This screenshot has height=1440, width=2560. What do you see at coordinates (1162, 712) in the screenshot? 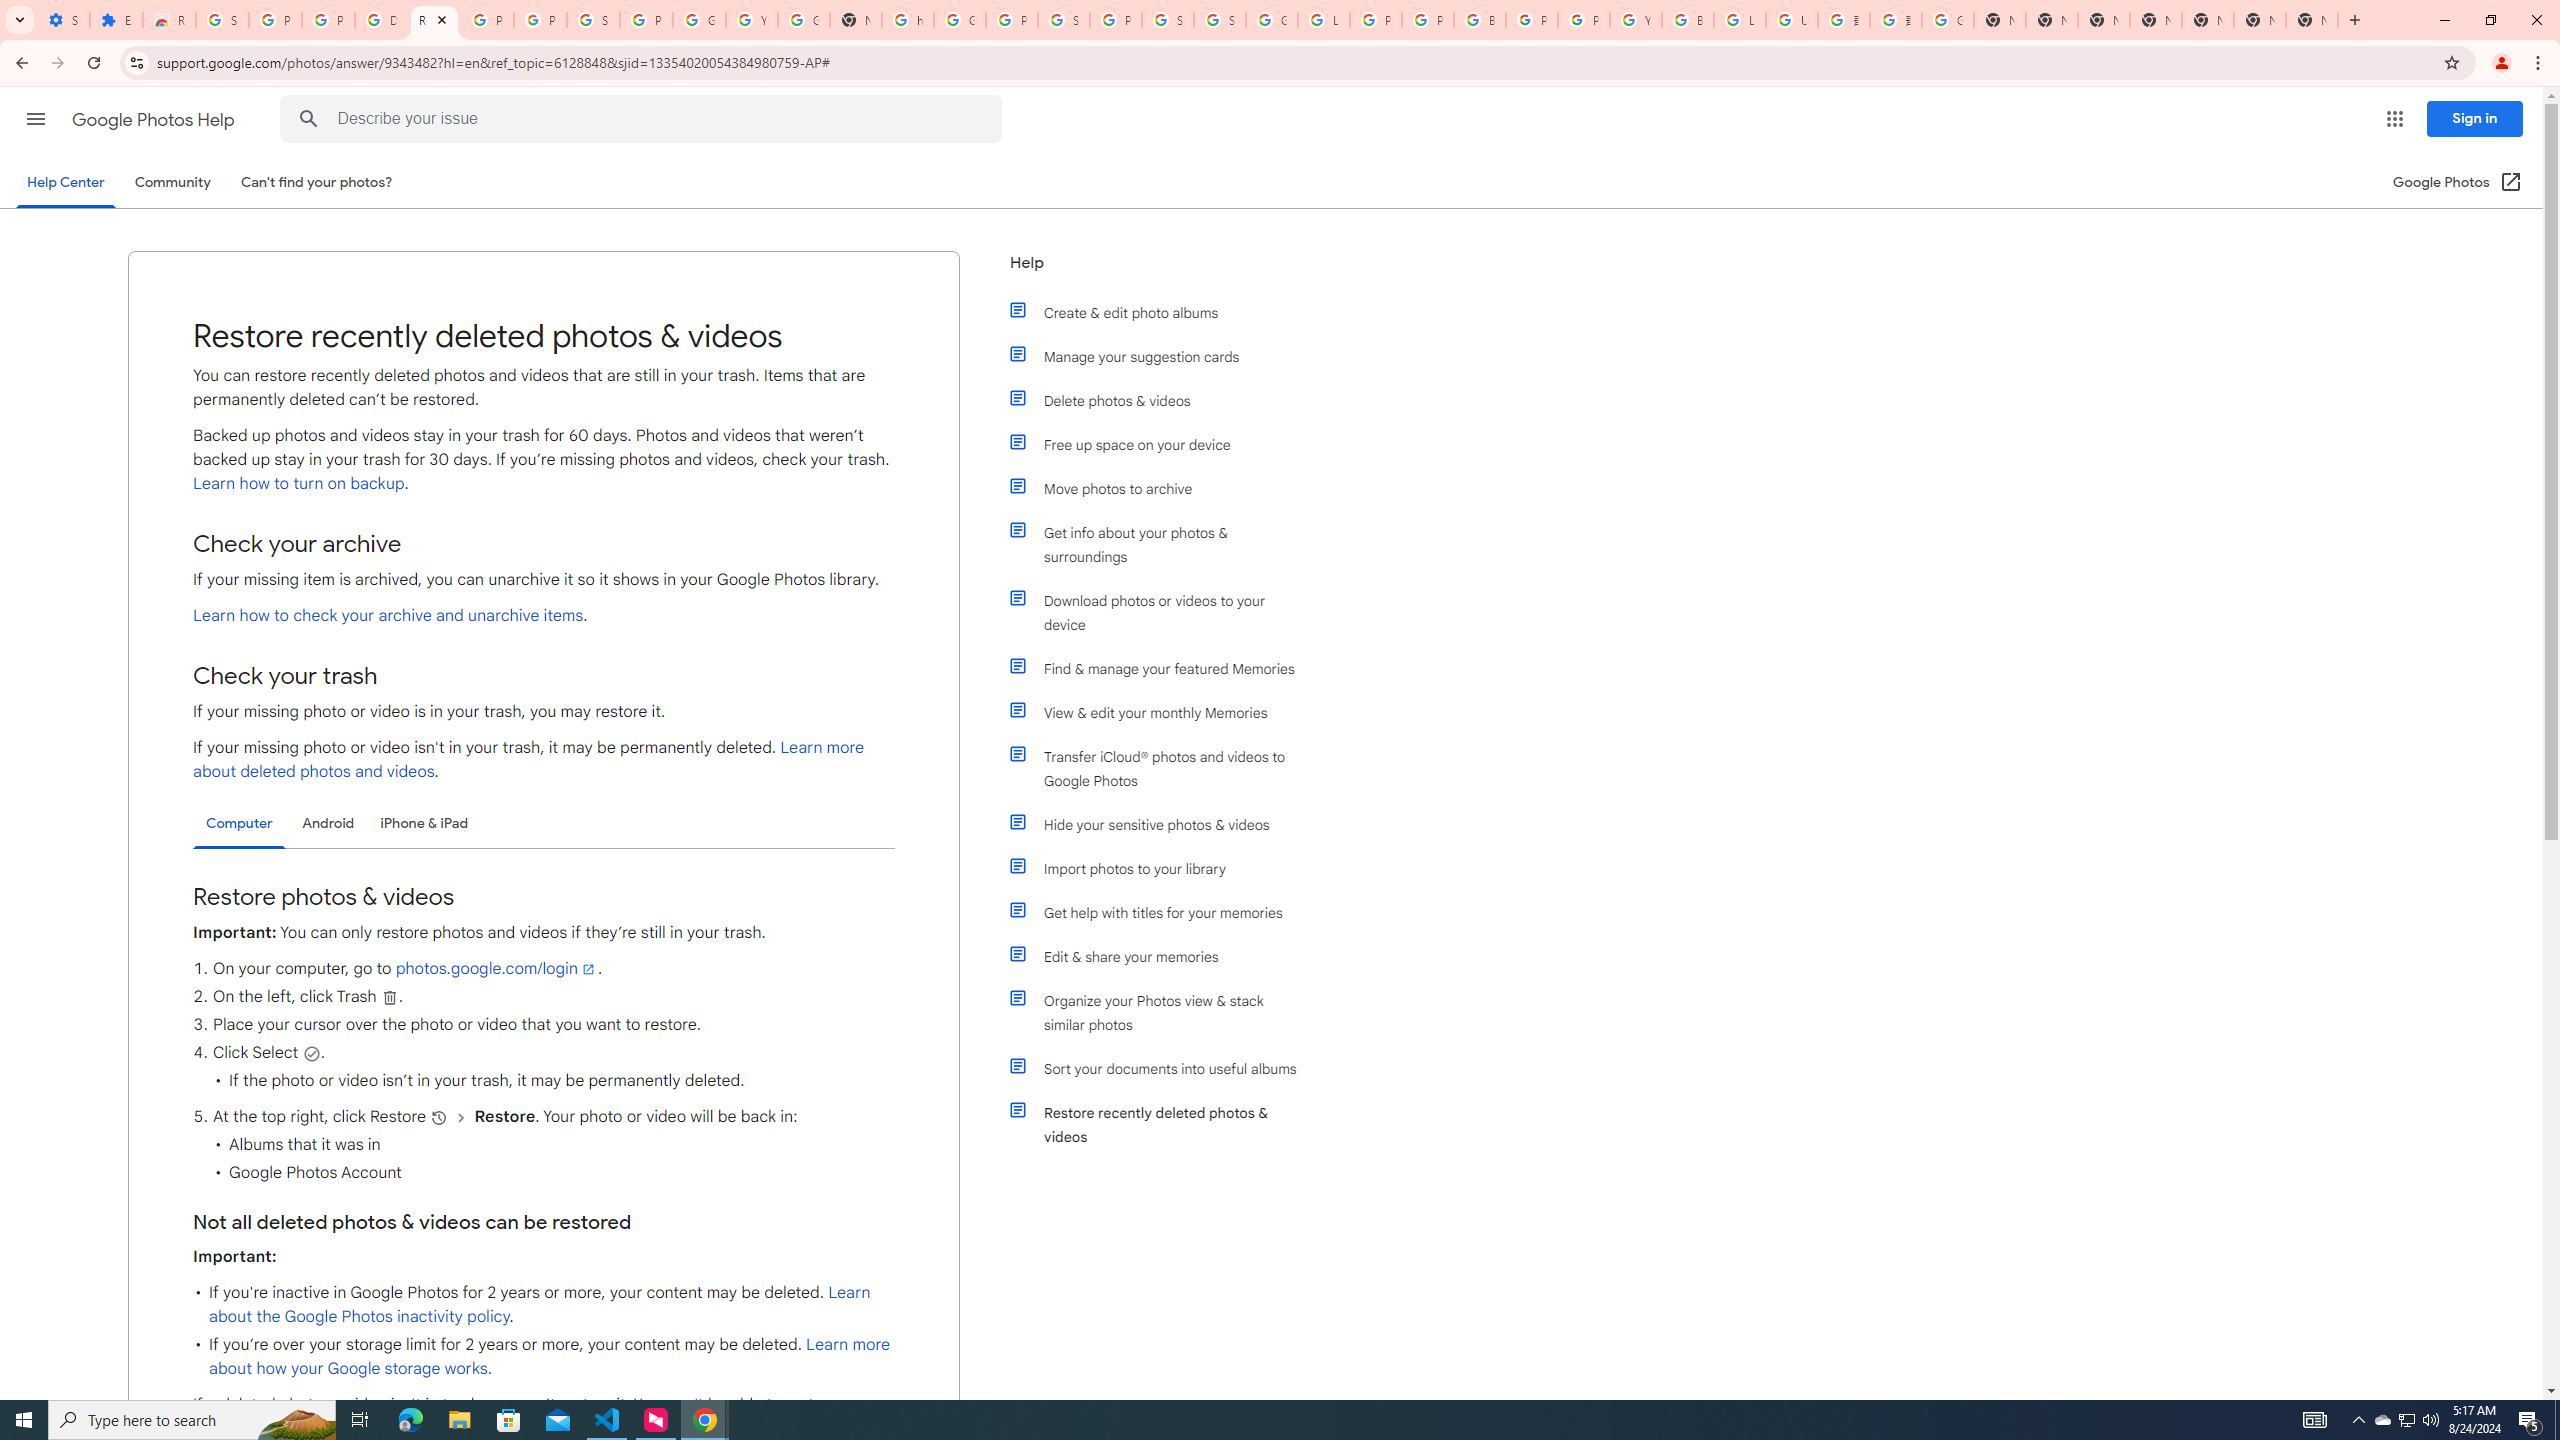
I see `'View & edit your monthly Memories'` at bounding box center [1162, 712].